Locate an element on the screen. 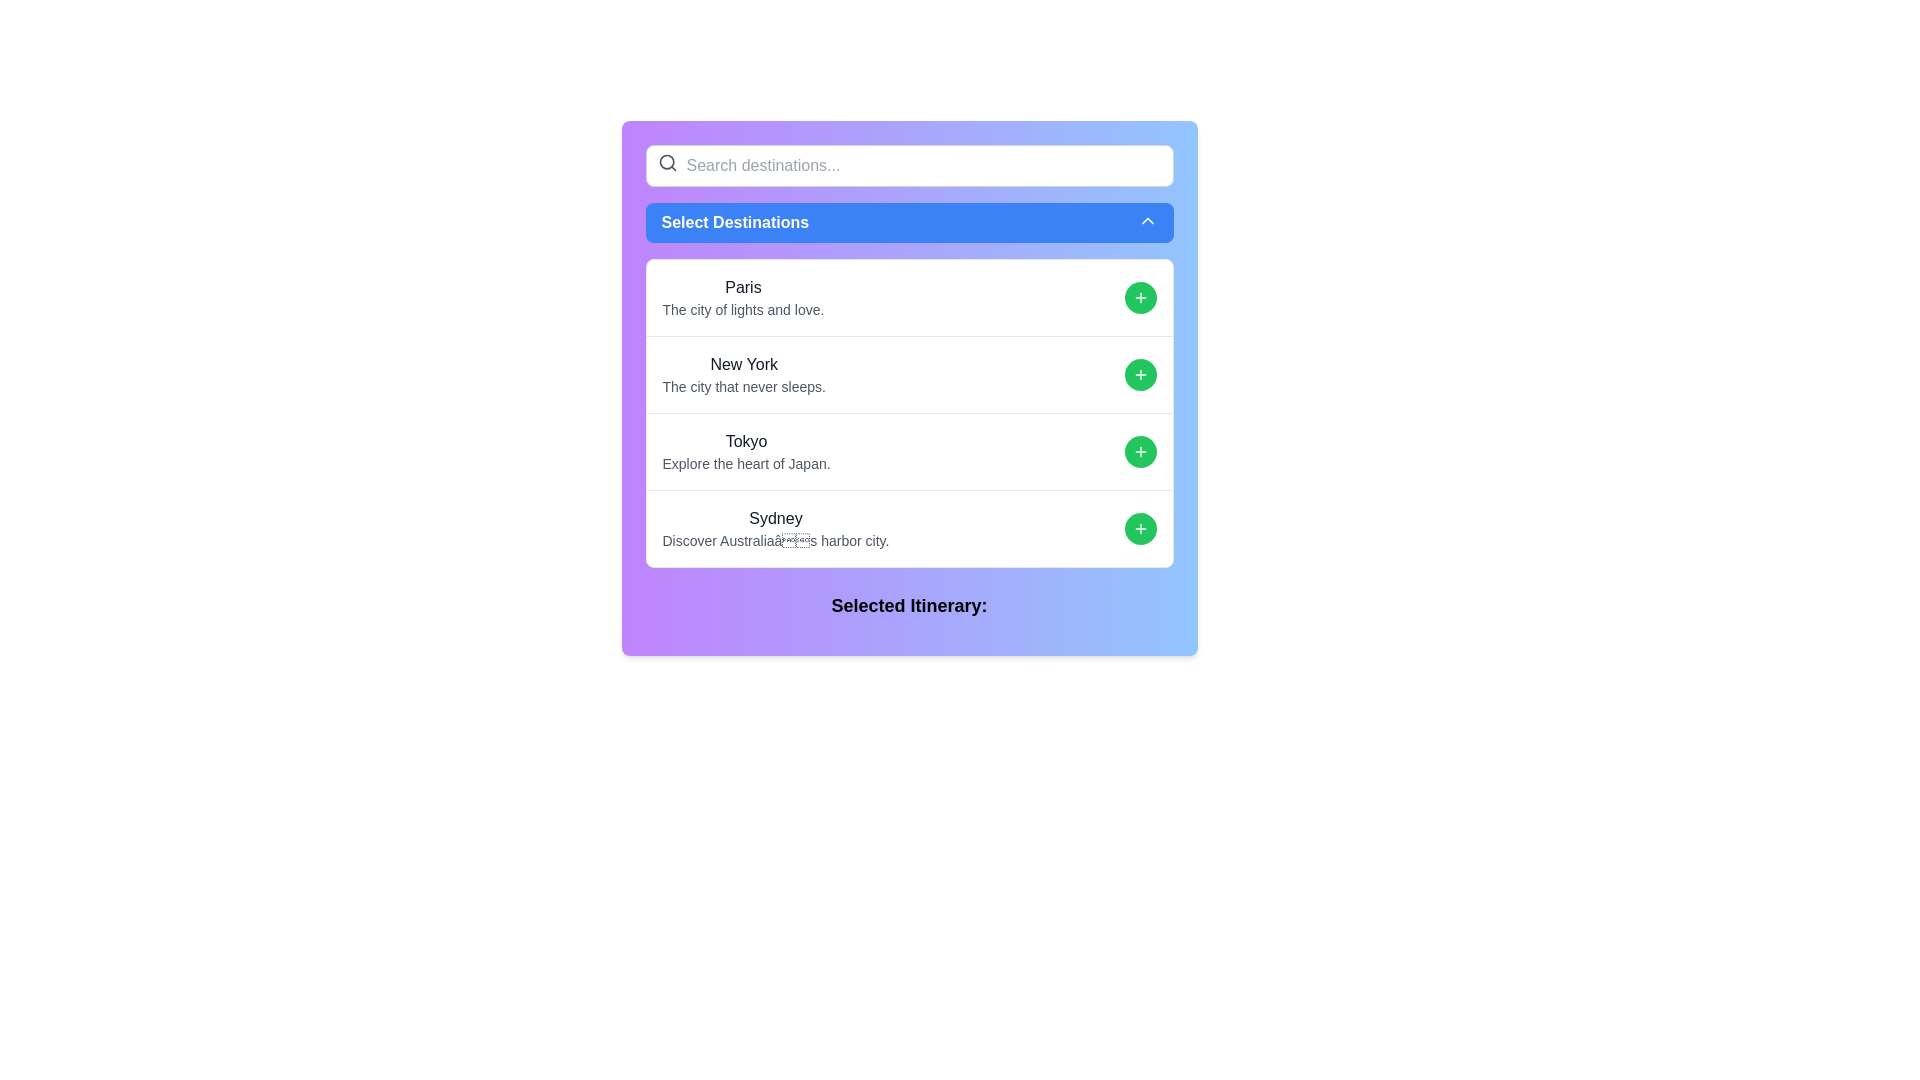  the first green circular '+' icon located to the right of the text items 'Paris' and 'New York' in the 'Select Destinations' section is located at coordinates (1140, 297).